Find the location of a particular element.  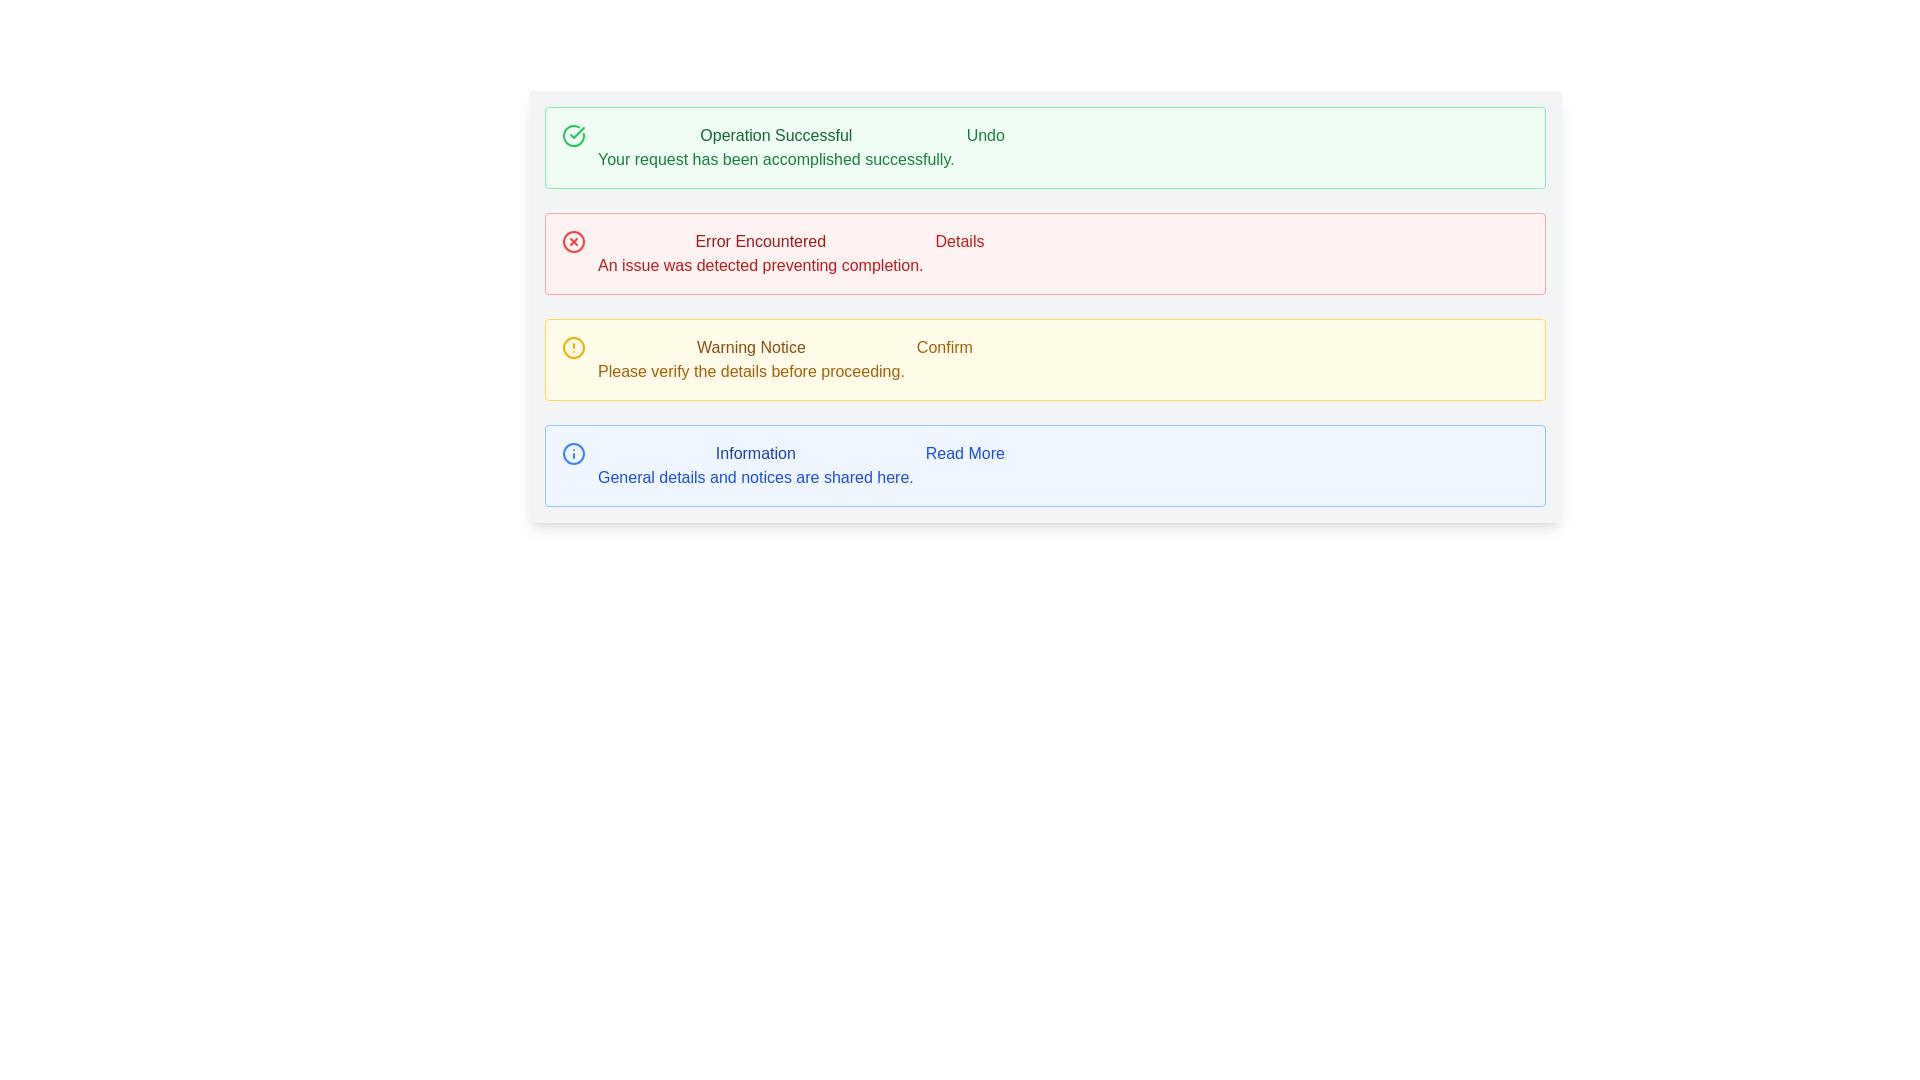

success message text located at the top of the green success message box is located at coordinates (775, 135).